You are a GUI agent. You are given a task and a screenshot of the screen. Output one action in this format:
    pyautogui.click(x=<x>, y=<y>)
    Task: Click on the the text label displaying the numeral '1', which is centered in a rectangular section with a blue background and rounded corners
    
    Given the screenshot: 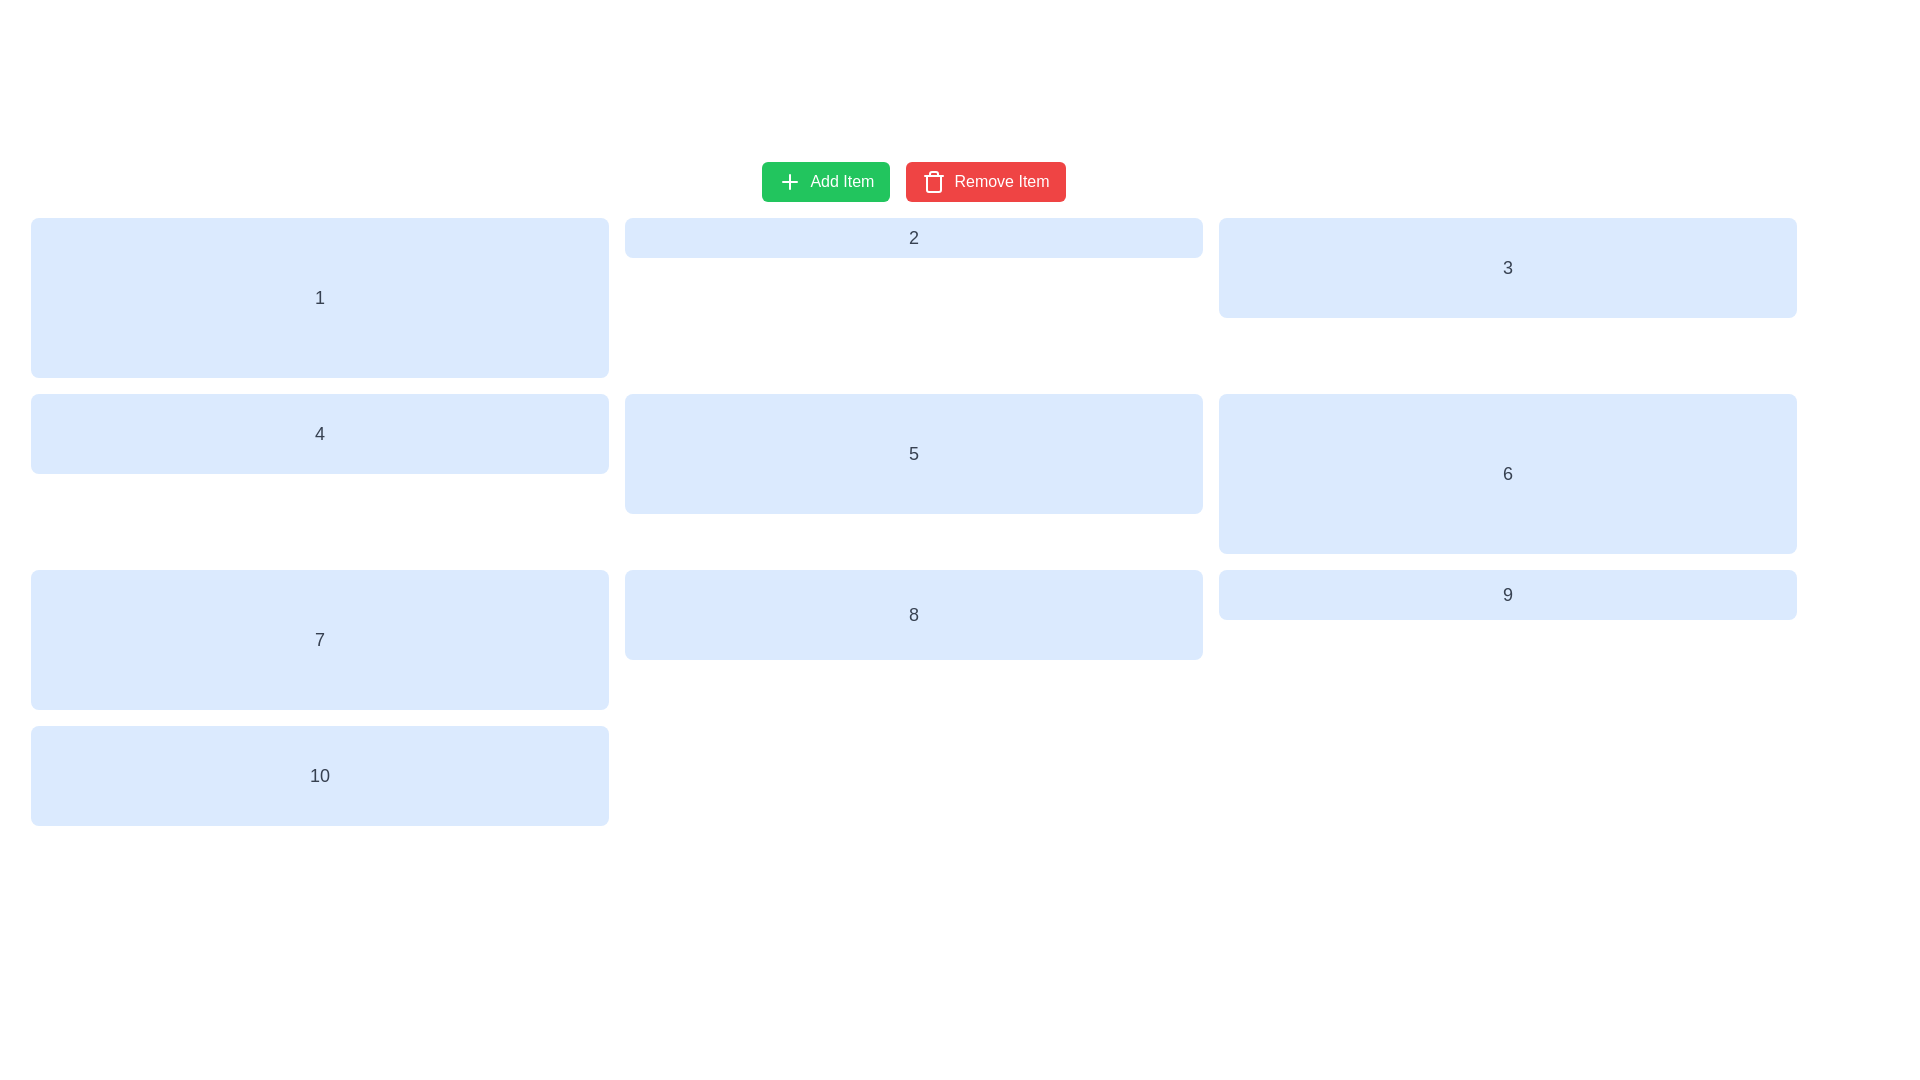 What is the action you would take?
    pyautogui.click(x=320, y=297)
    